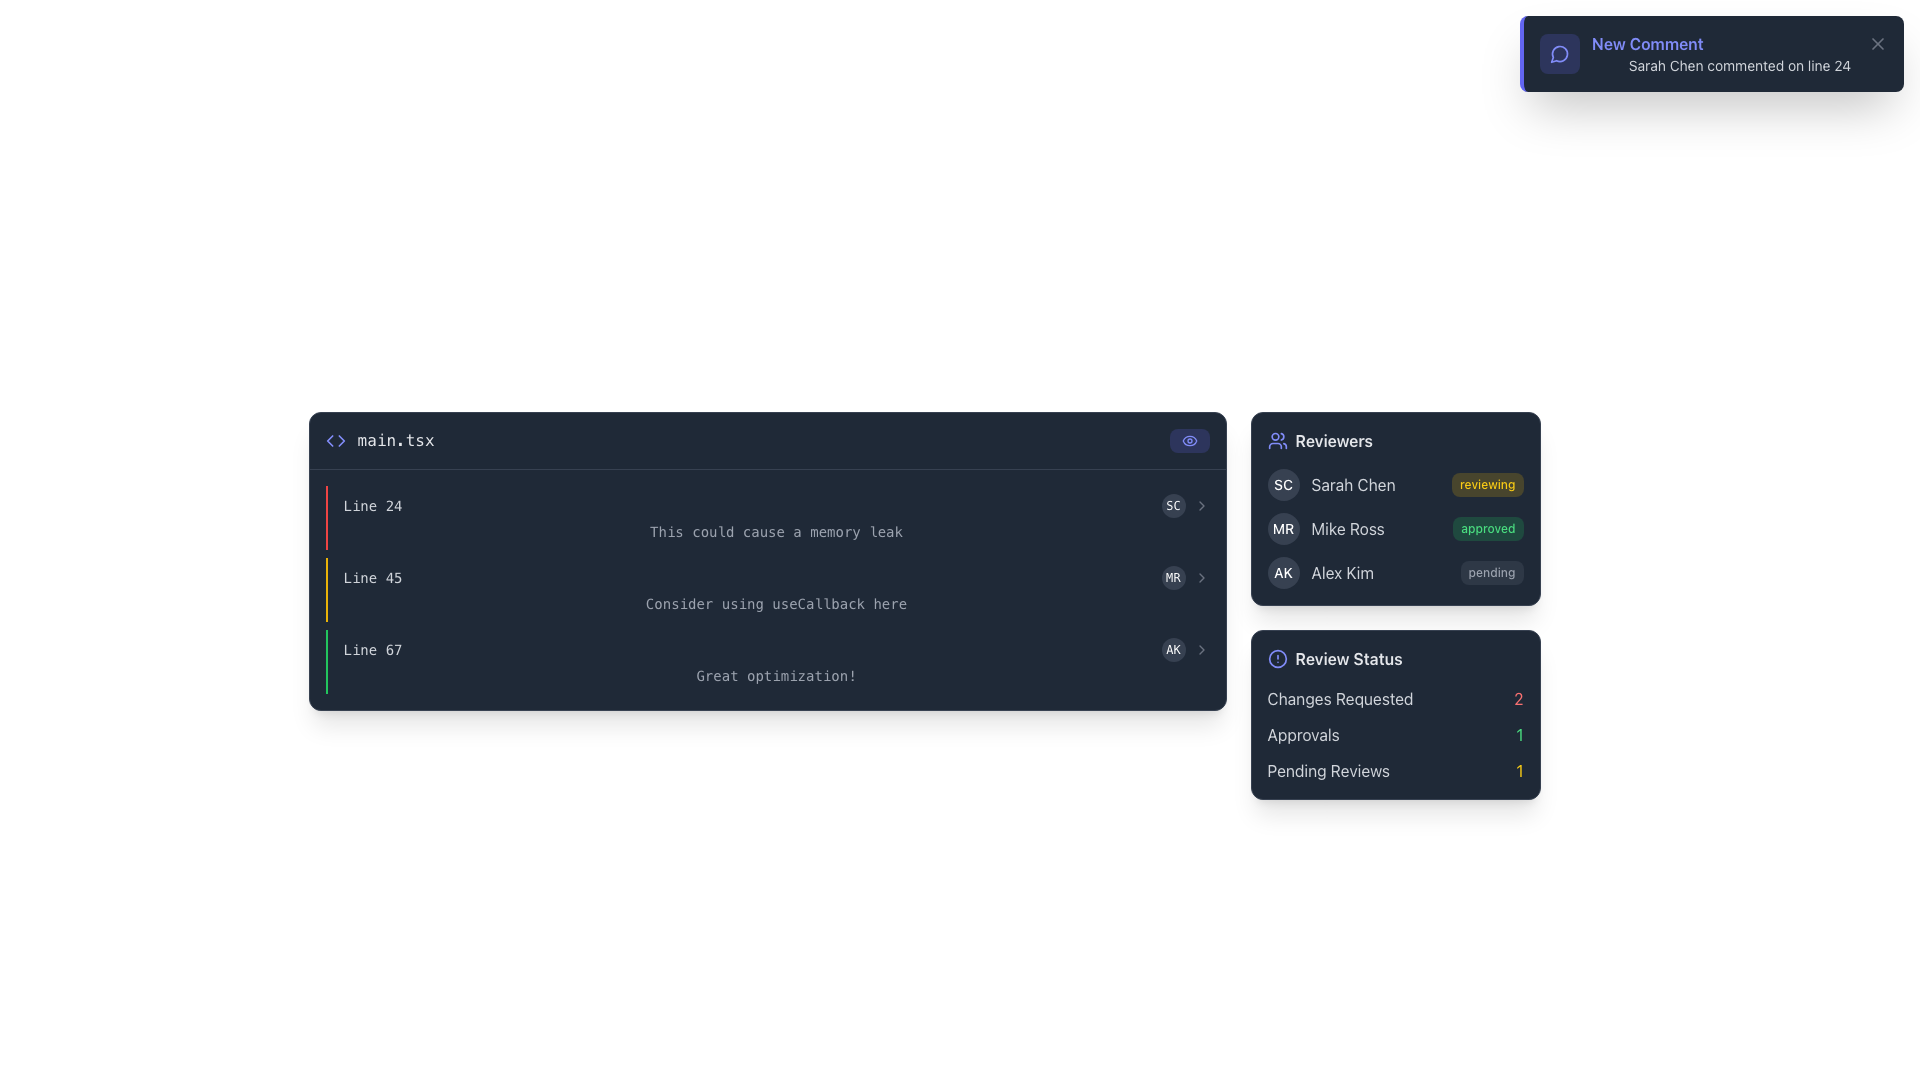 The image size is (1920, 1080). I want to click on the eye-shaped SVG icon located within a rounded rectangular button in the upper-right section of the file viewer interface, so click(1189, 439).